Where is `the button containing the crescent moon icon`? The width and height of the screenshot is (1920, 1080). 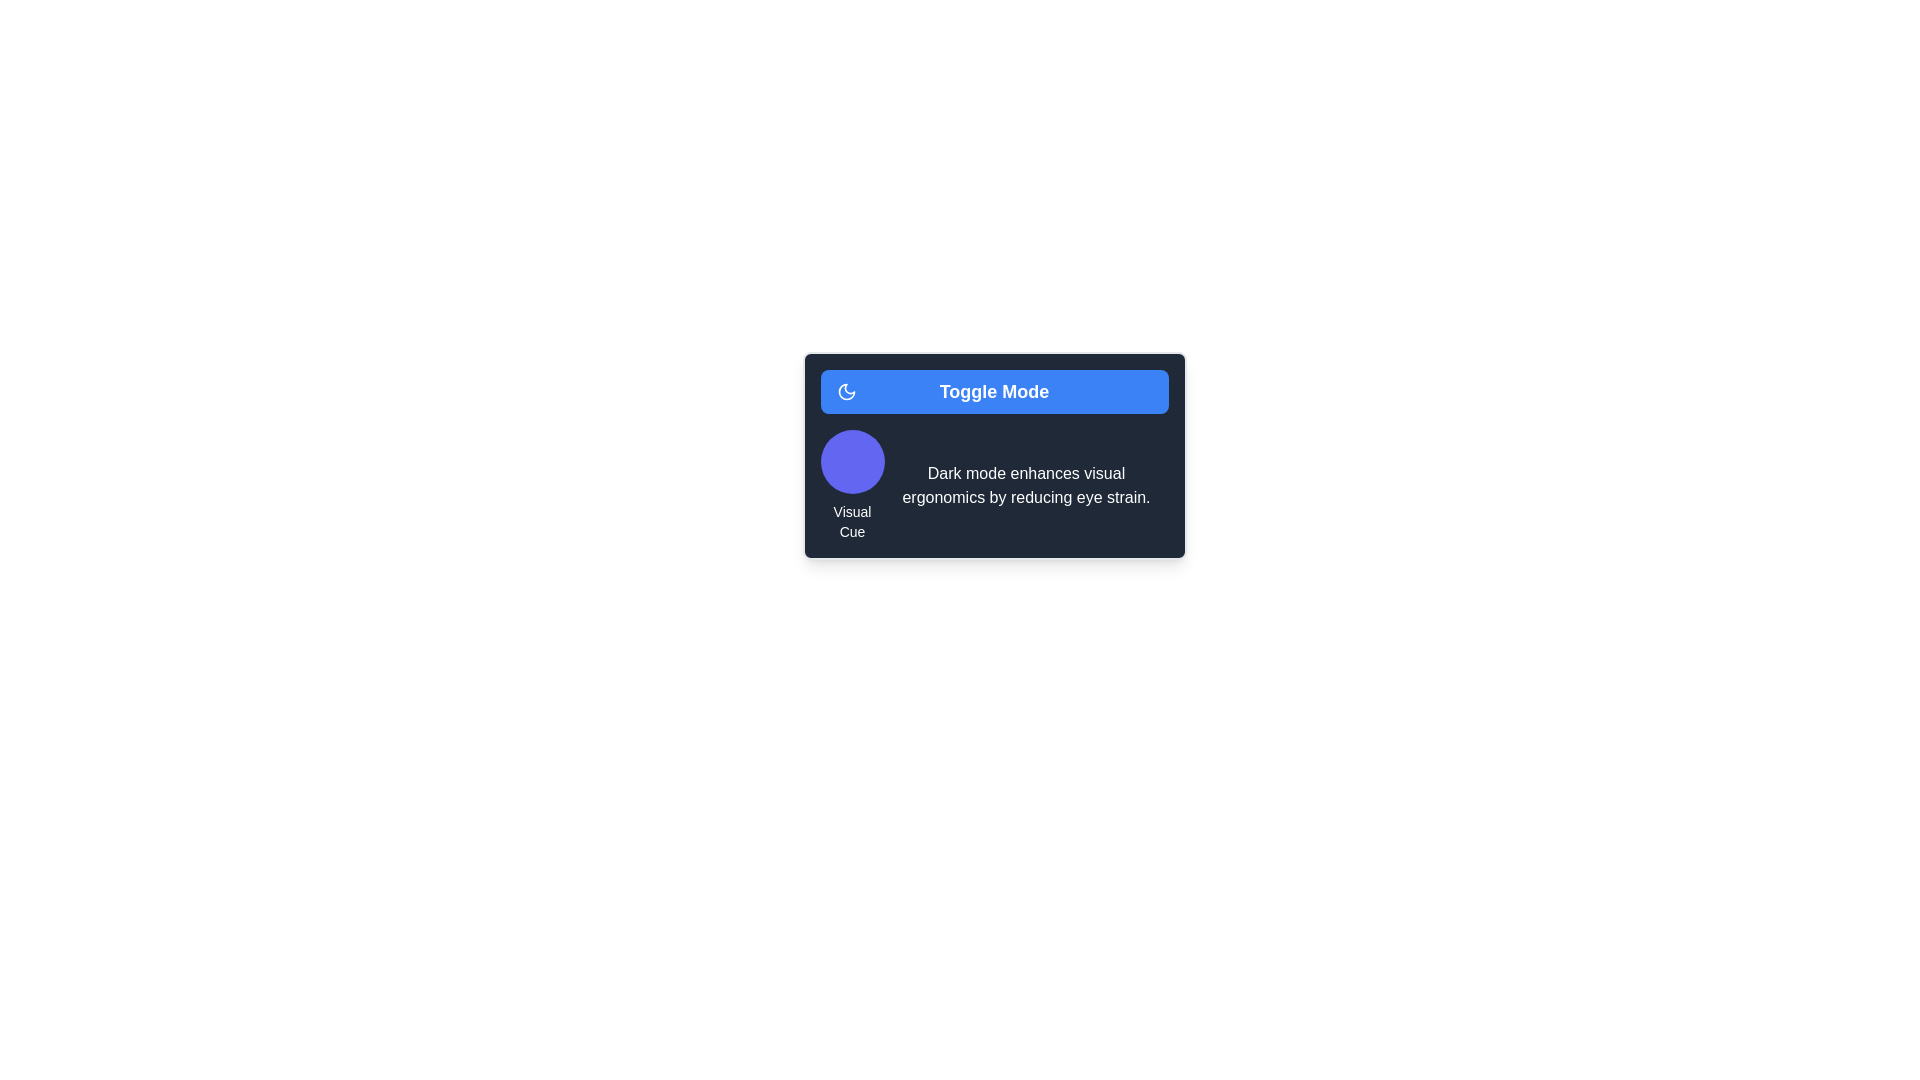 the button containing the crescent moon icon is located at coordinates (846, 392).